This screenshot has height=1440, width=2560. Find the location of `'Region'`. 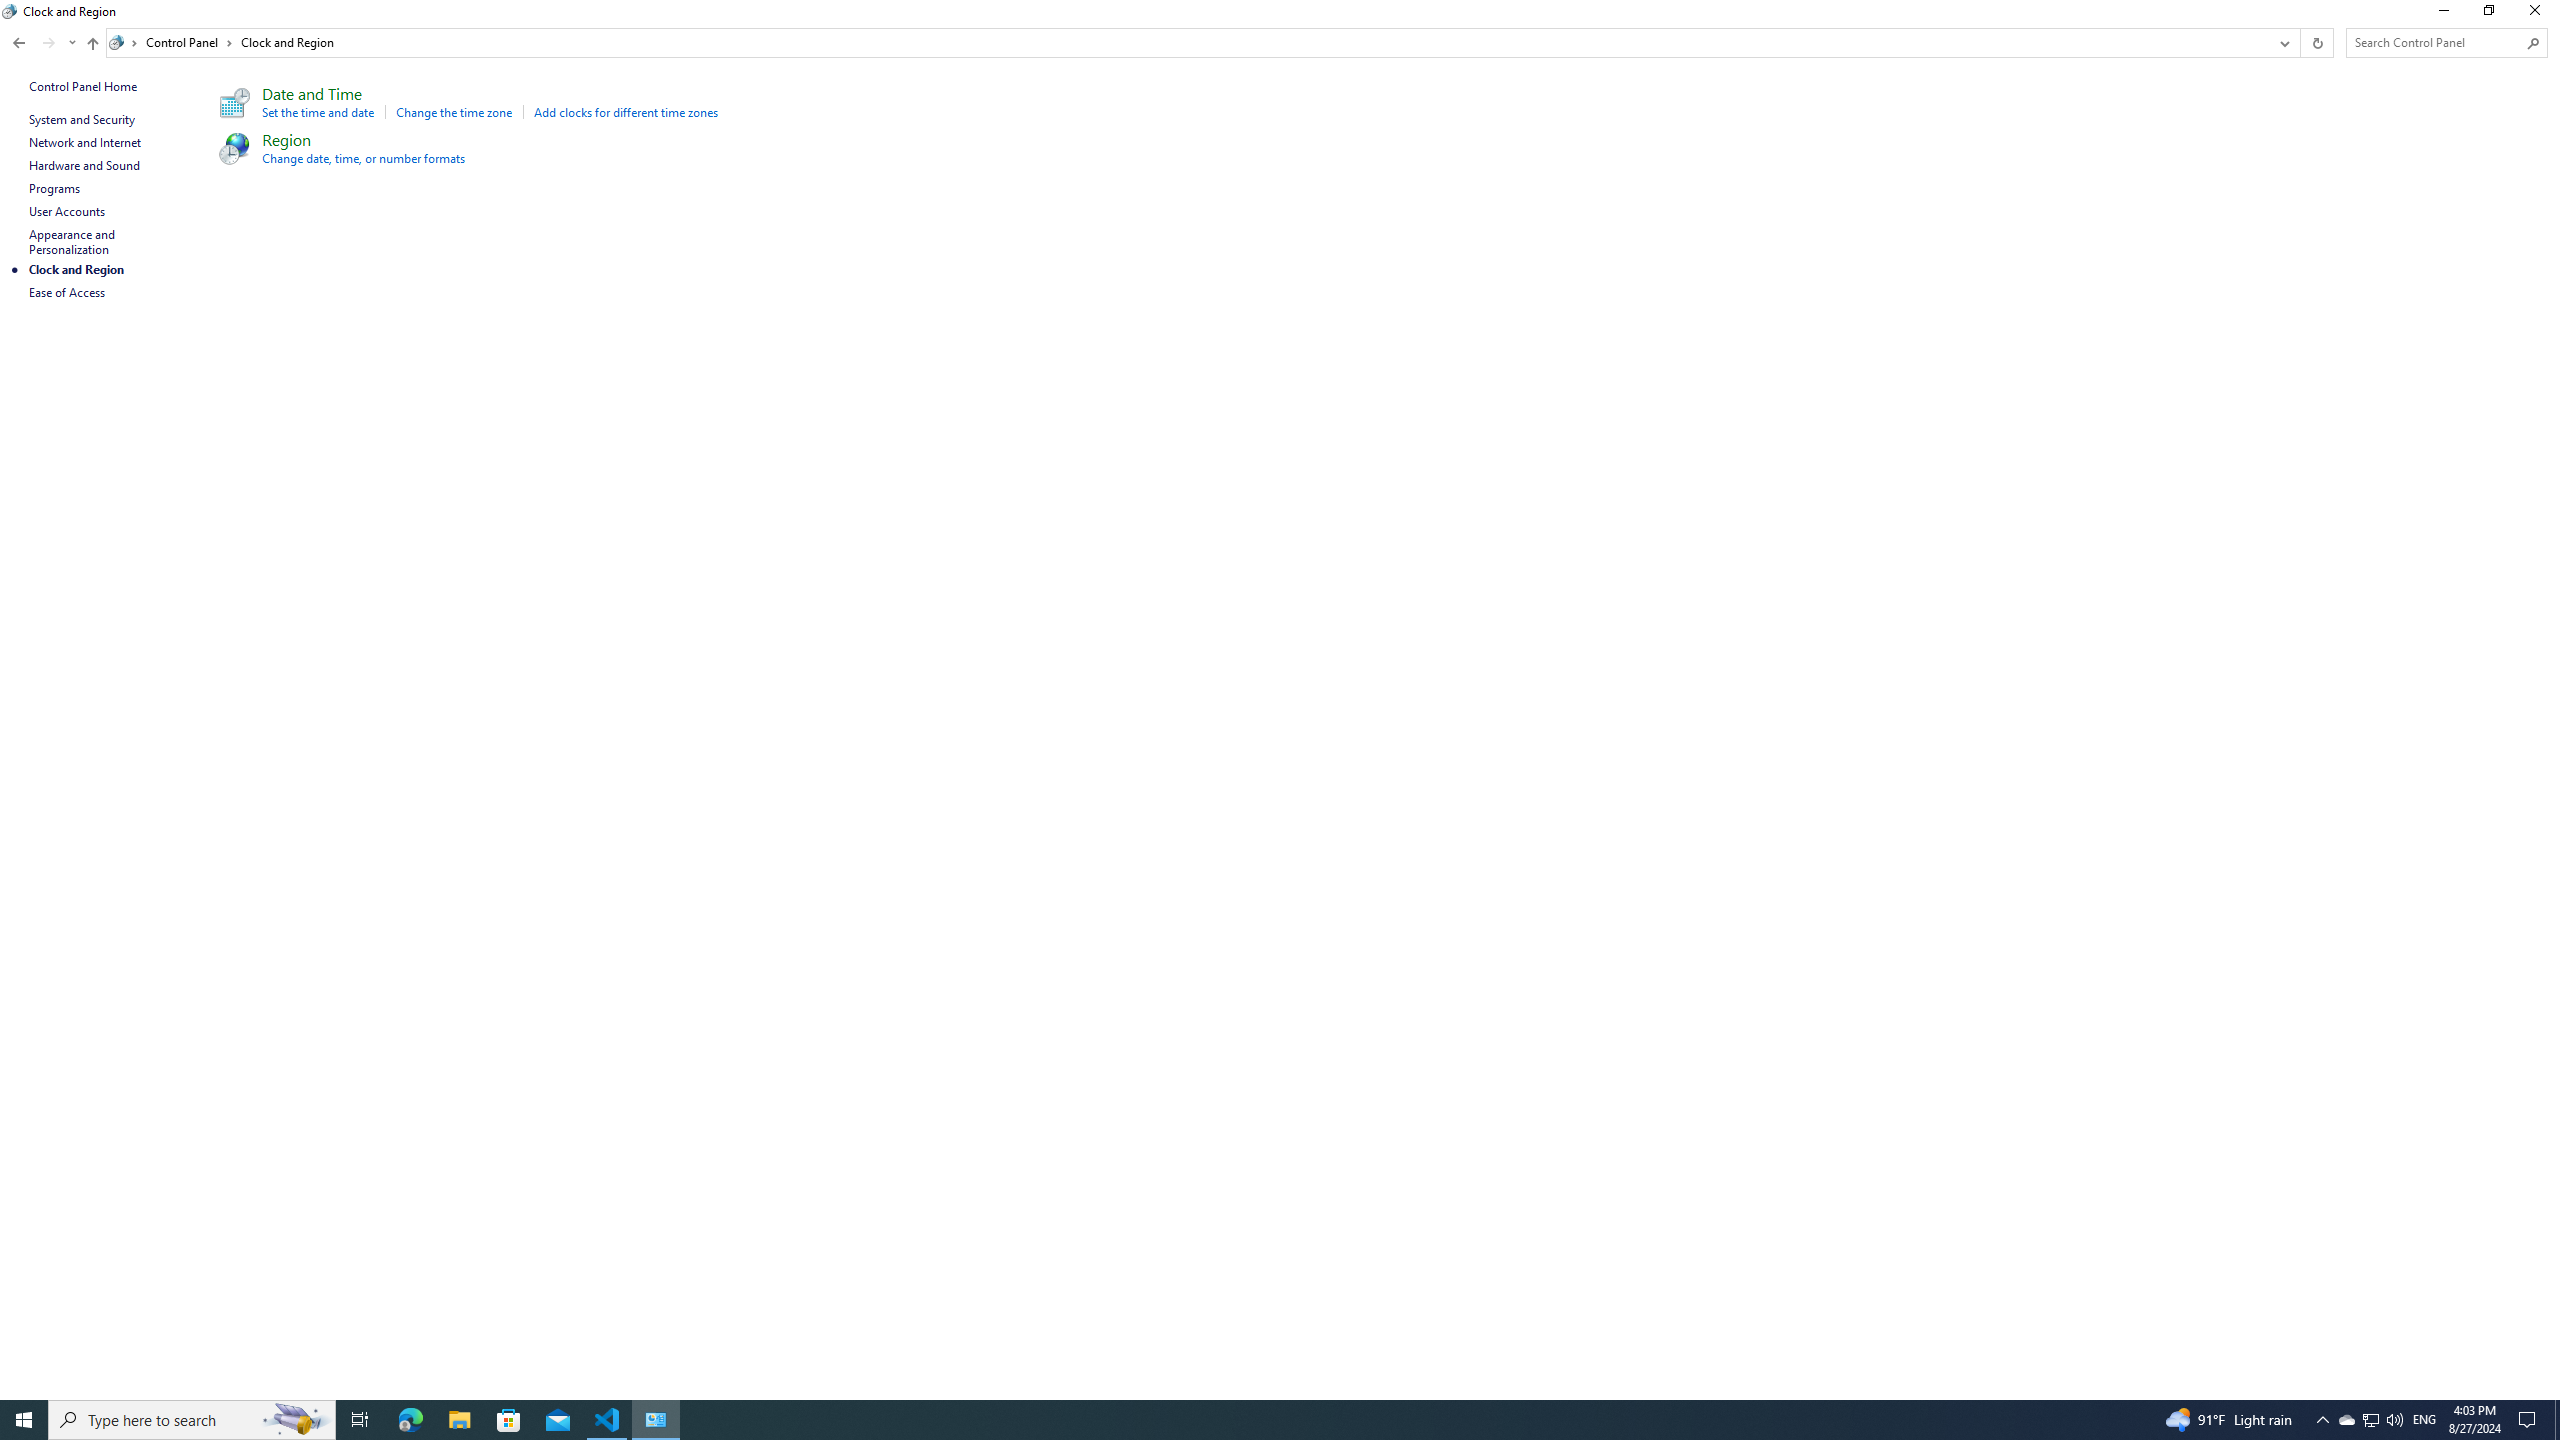

'Region' is located at coordinates (285, 138).